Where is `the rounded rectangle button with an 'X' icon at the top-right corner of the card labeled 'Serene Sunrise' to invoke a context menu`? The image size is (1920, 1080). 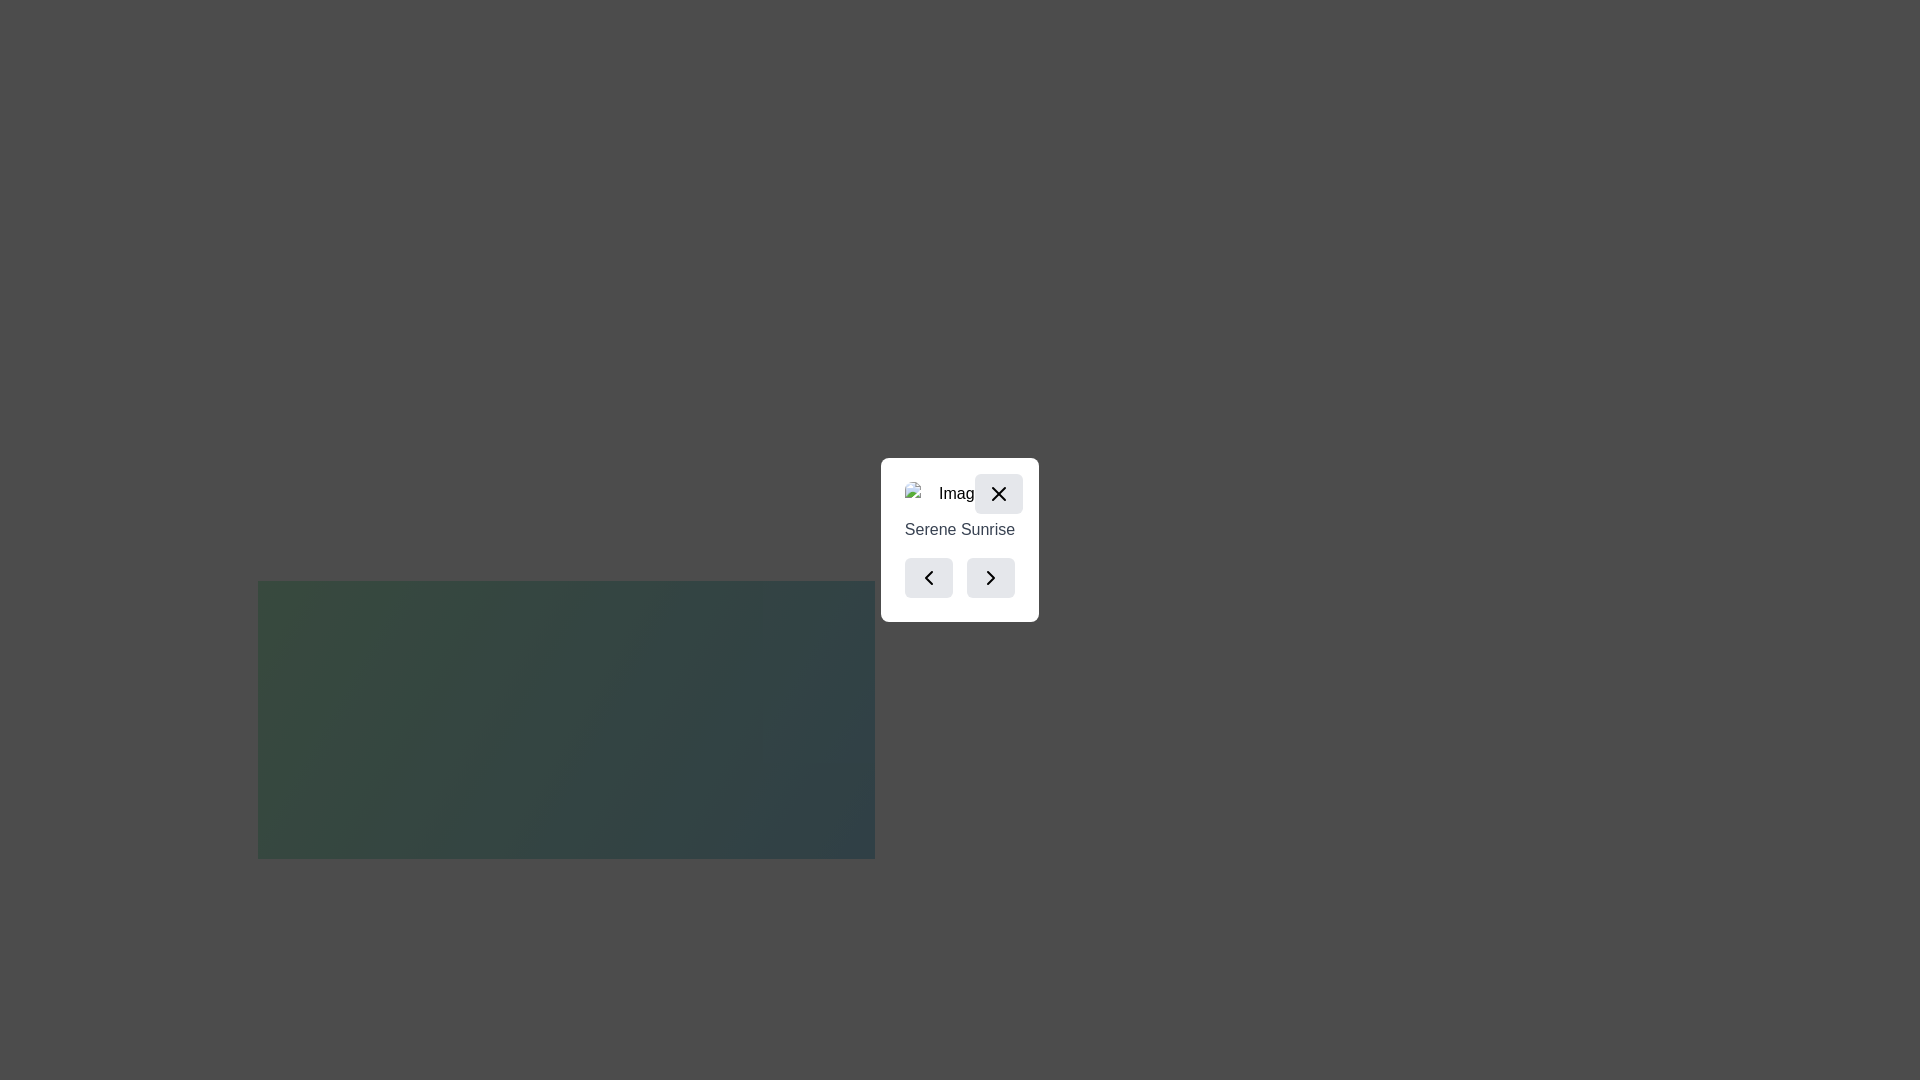
the rounded rectangle button with an 'X' icon at the top-right corner of the card labeled 'Serene Sunrise' to invoke a context menu is located at coordinates (999, 493).